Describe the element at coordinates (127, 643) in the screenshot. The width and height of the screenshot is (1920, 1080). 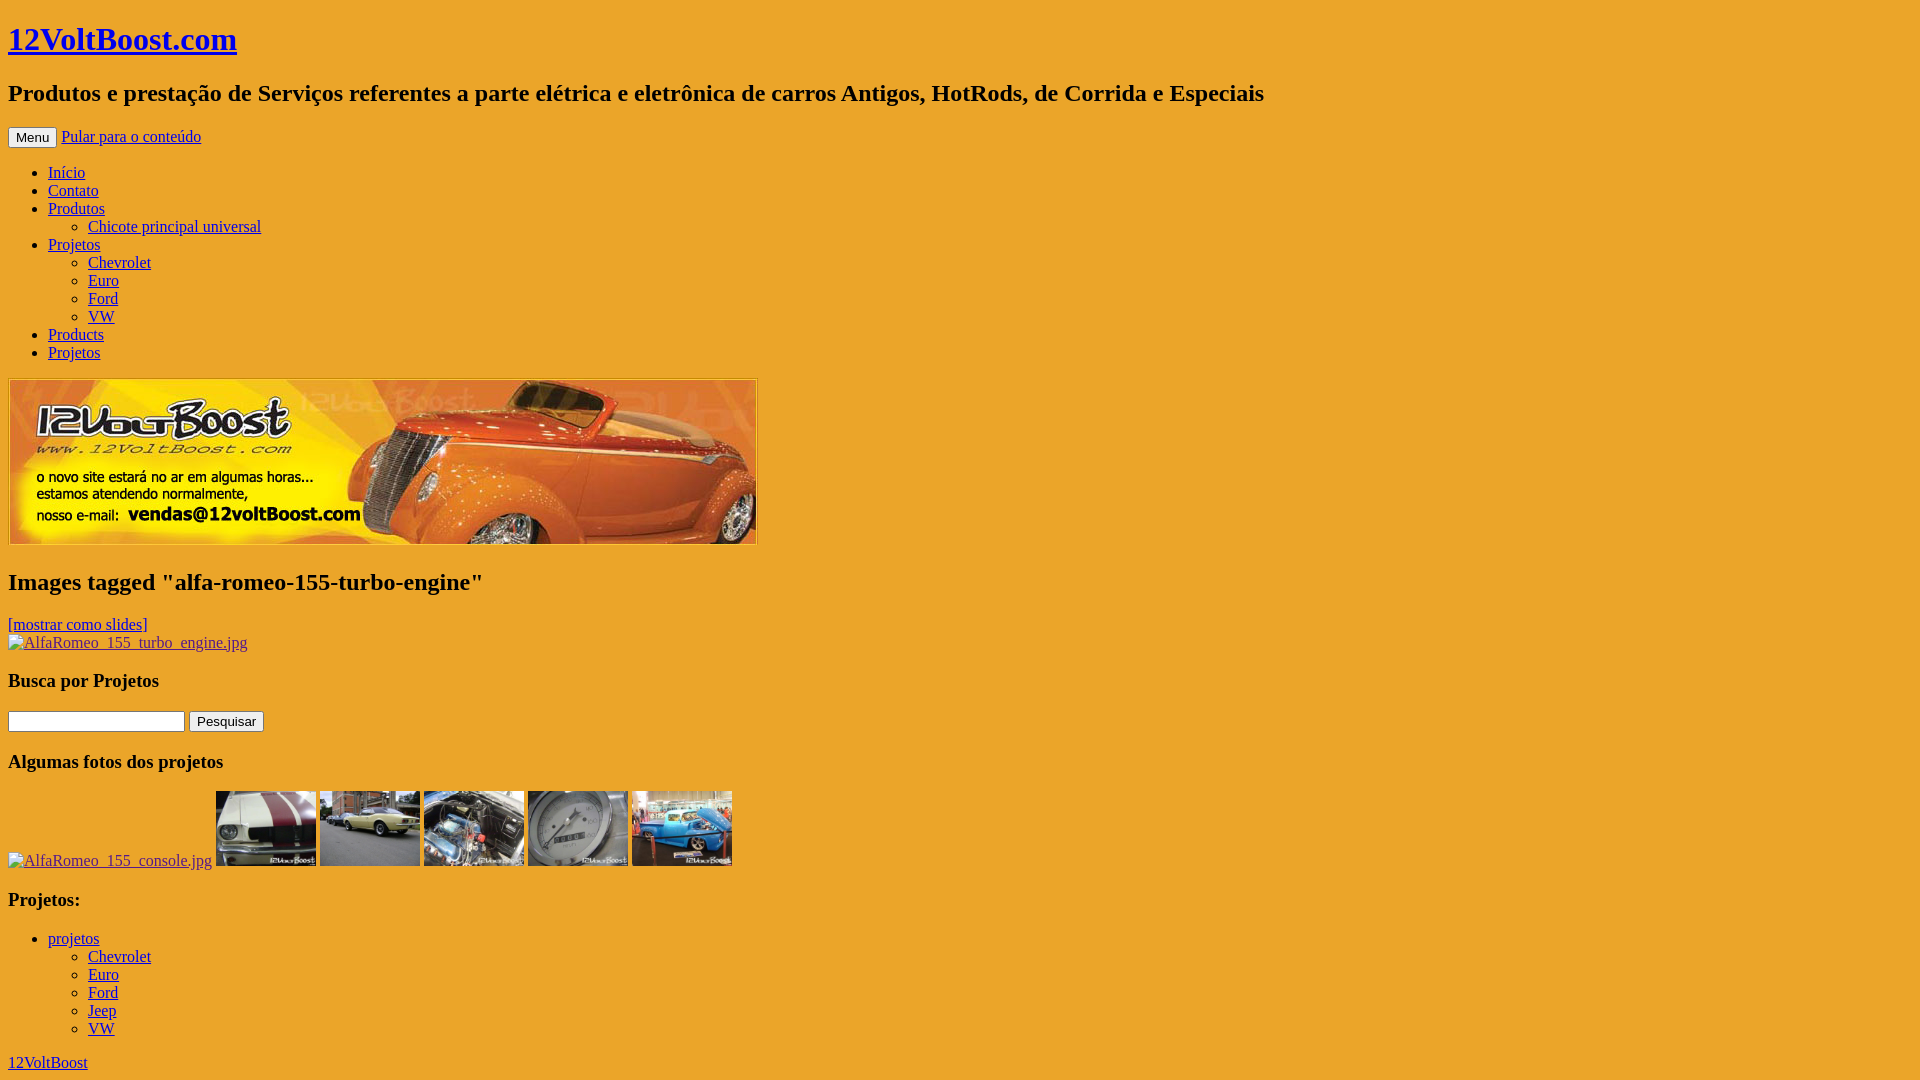
I see `'AlfaRomeo_155_turbo_engine.jpg'` at that location.